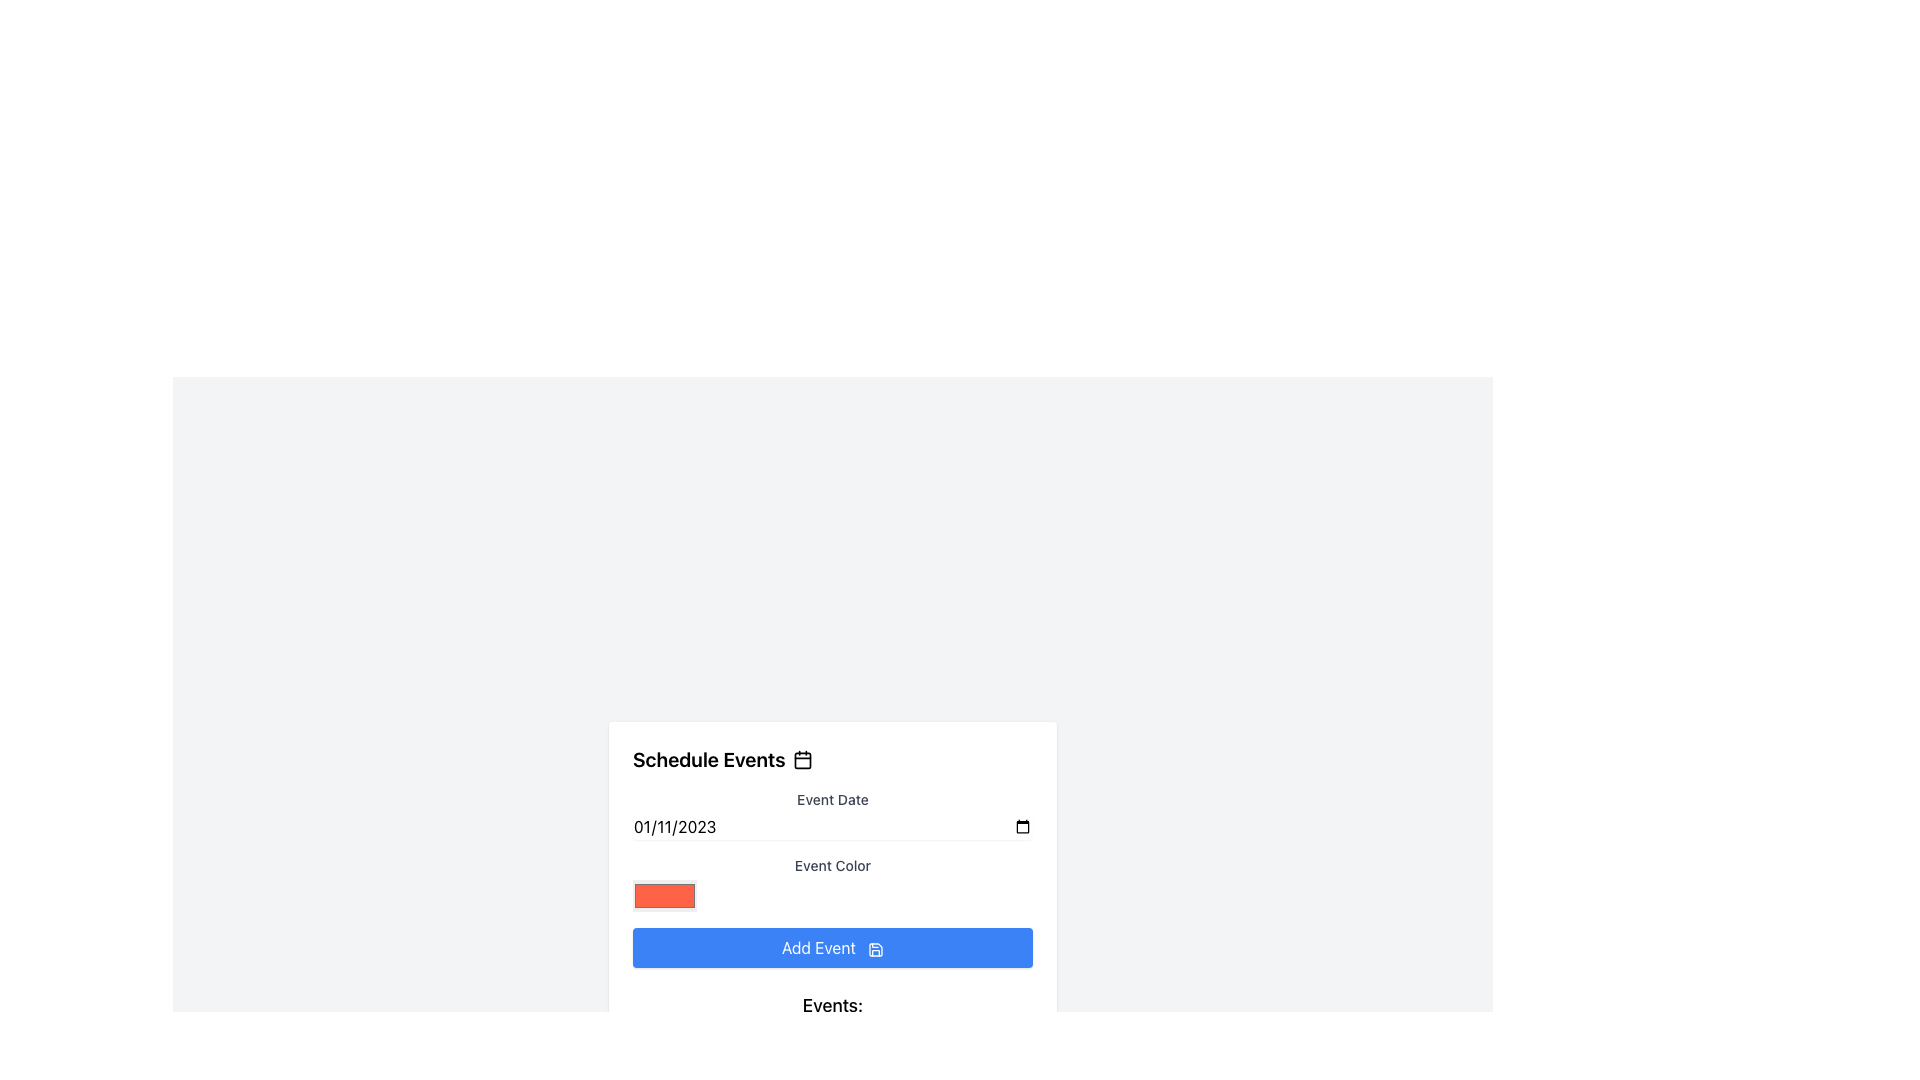 This screenshot has width=1920, height=1080. What do you see at coordinates (833, 878) in the screenshot?
I see `the orange-red color picker box located below the 'Event Color' label in the 'Schedule Events' form` at bounding box center [833, 878].